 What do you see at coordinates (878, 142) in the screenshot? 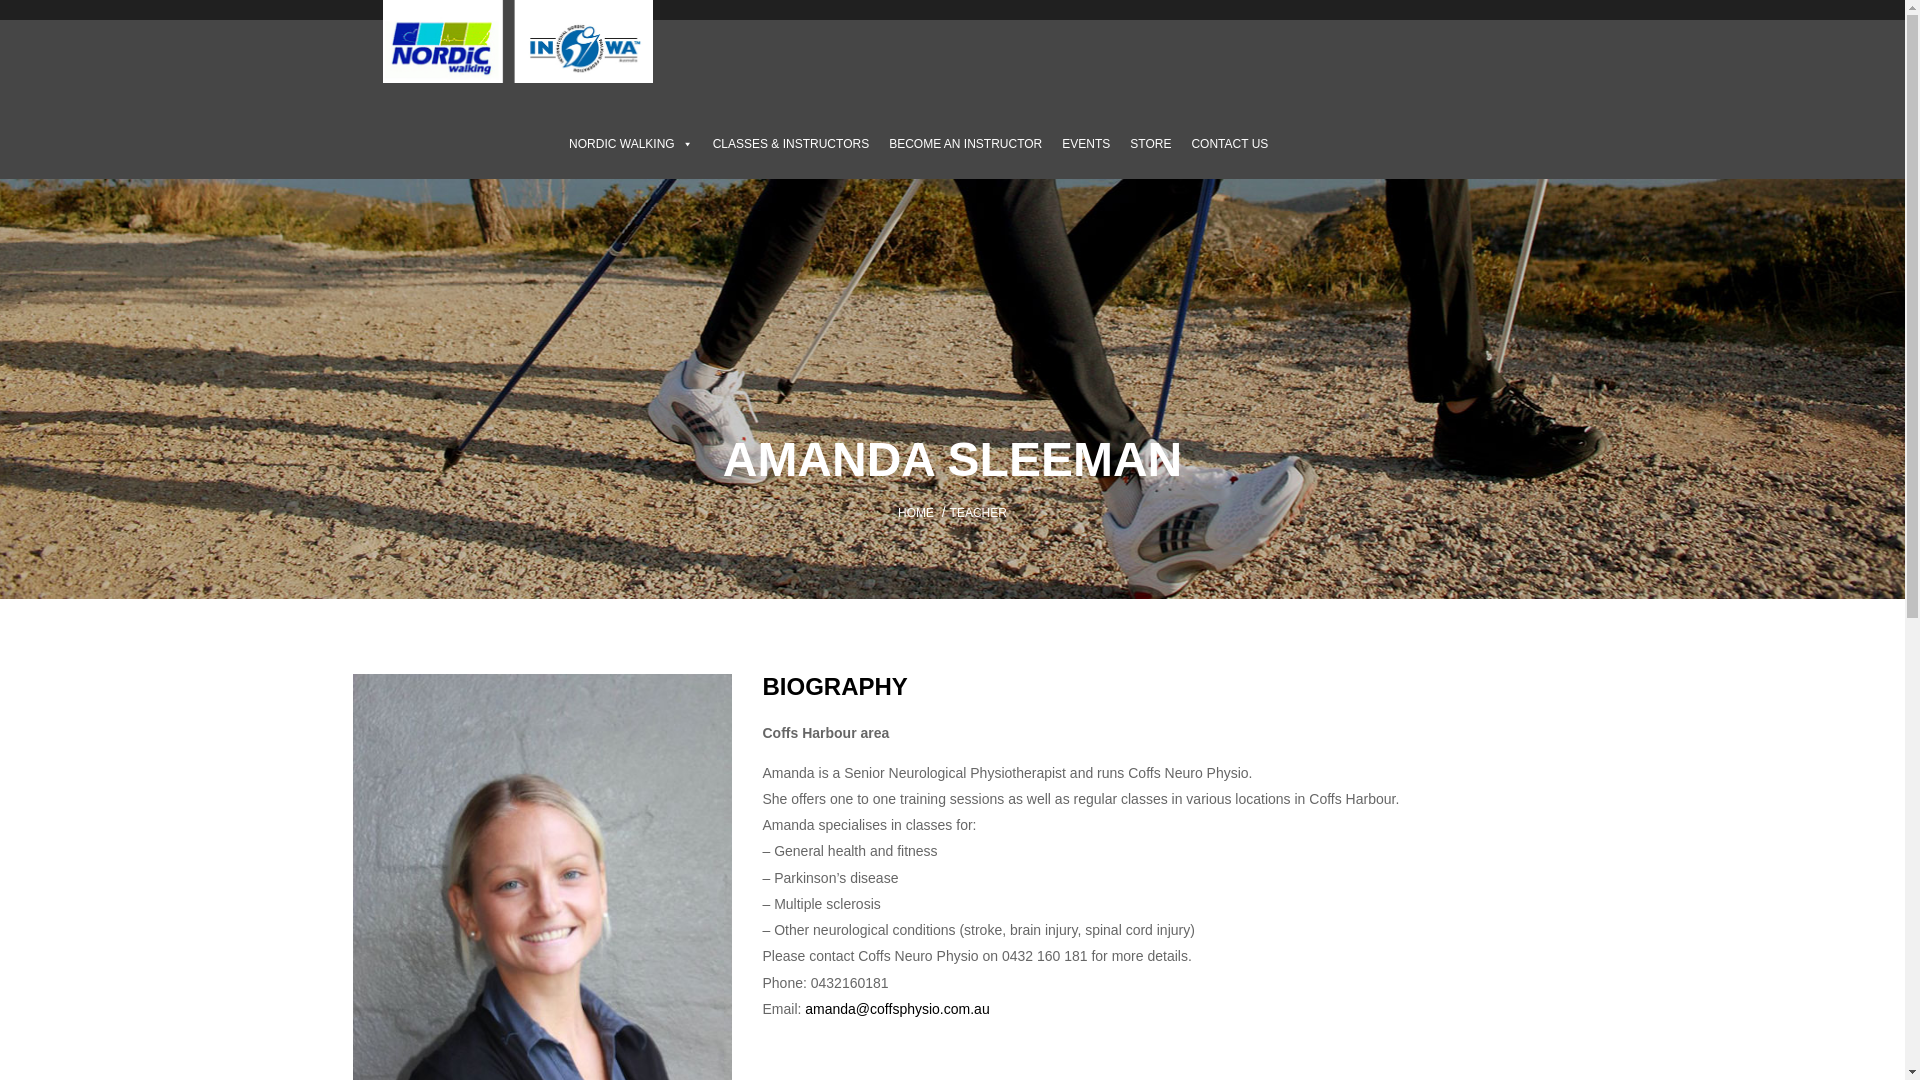
I see `'BECOME AN INSTRUCTOR'` at bounding box center [878, 142].